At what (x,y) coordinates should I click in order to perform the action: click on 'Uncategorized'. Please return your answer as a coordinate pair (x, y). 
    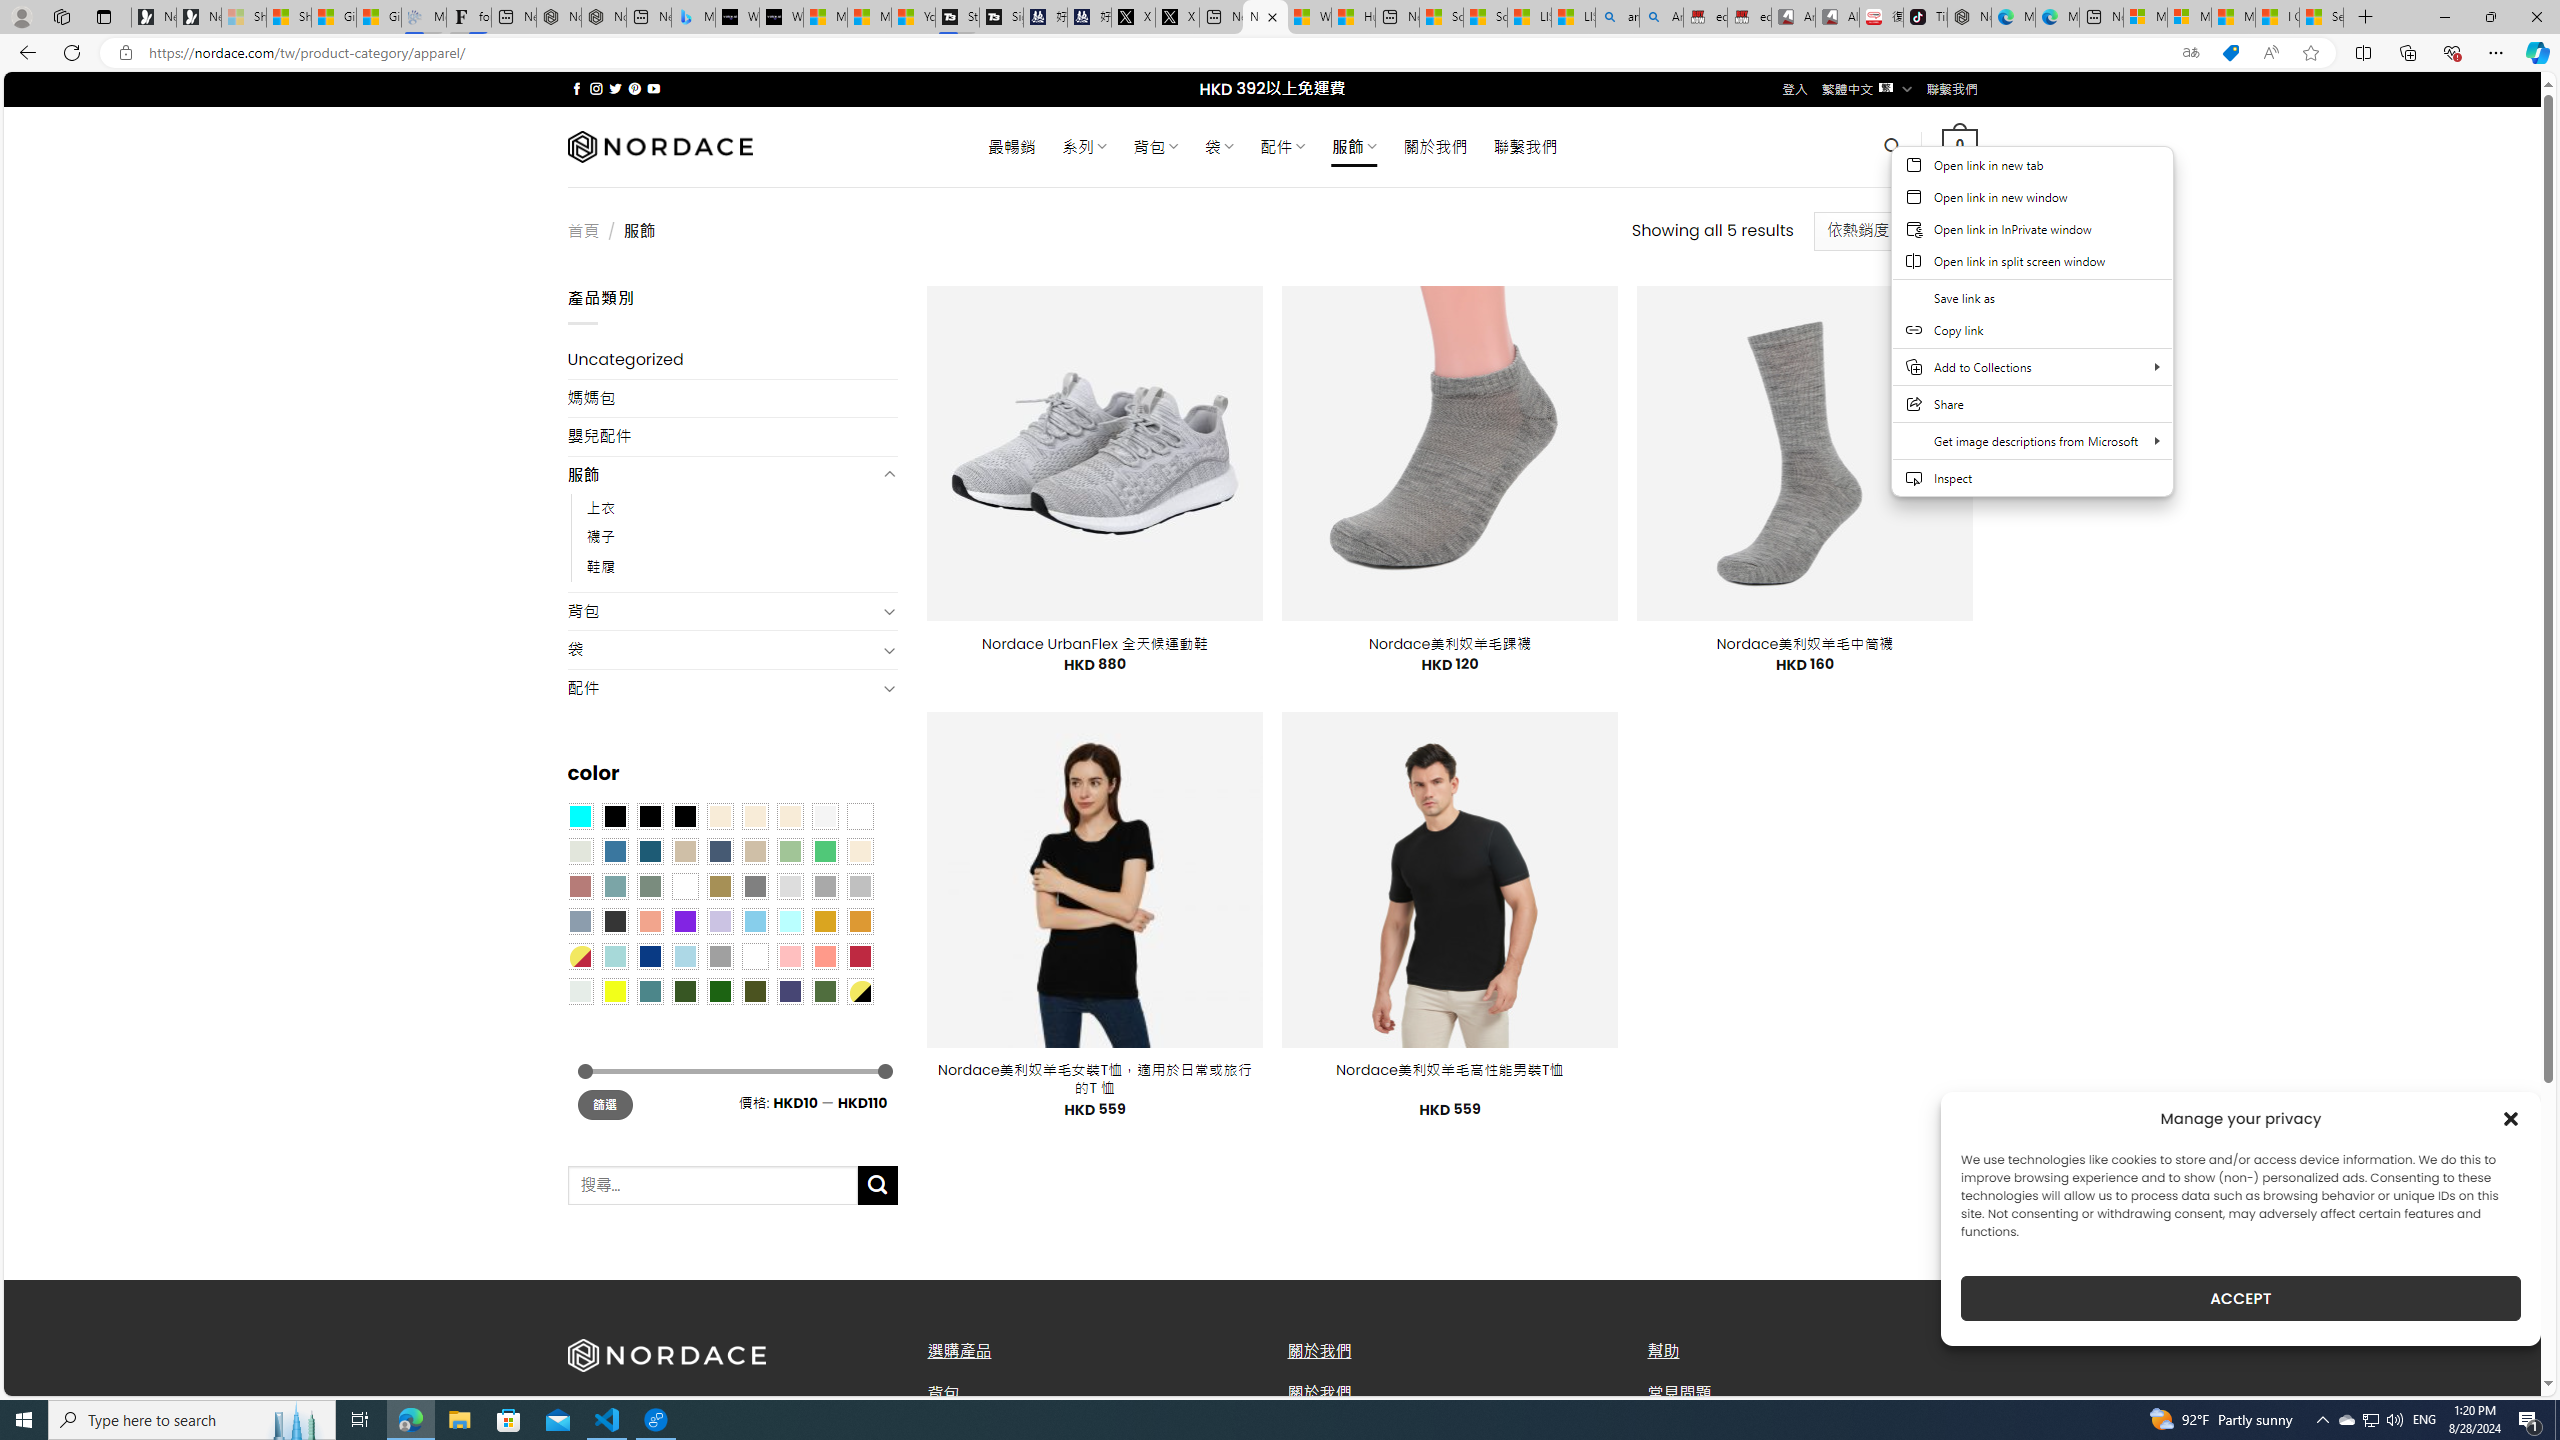
    Looking at the image, I should click on (731, 360).